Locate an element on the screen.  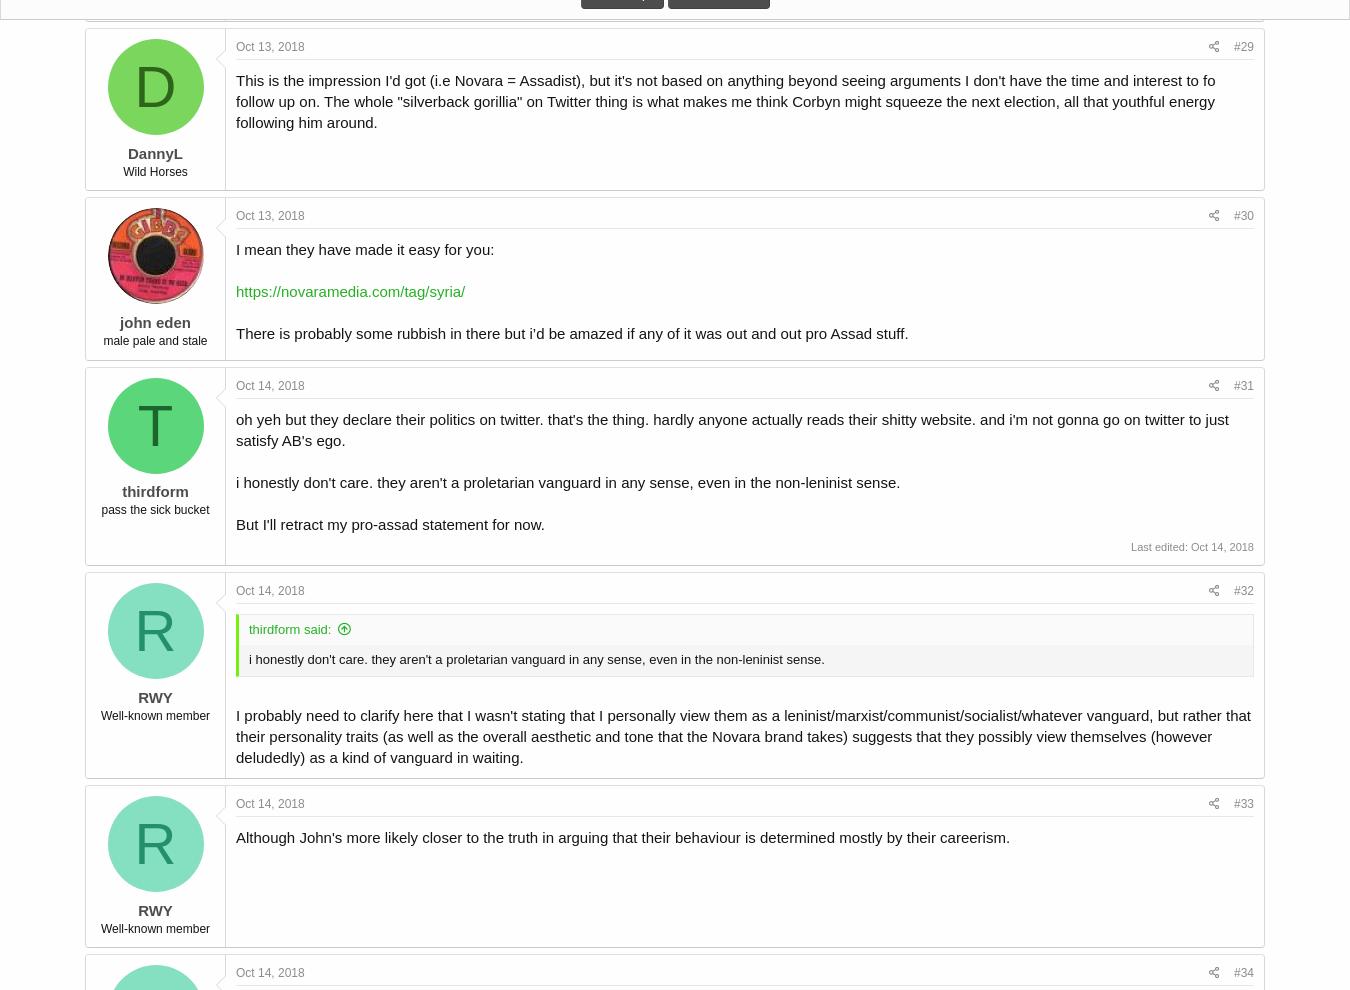
'#33' is located at coordinates (1243, 802).